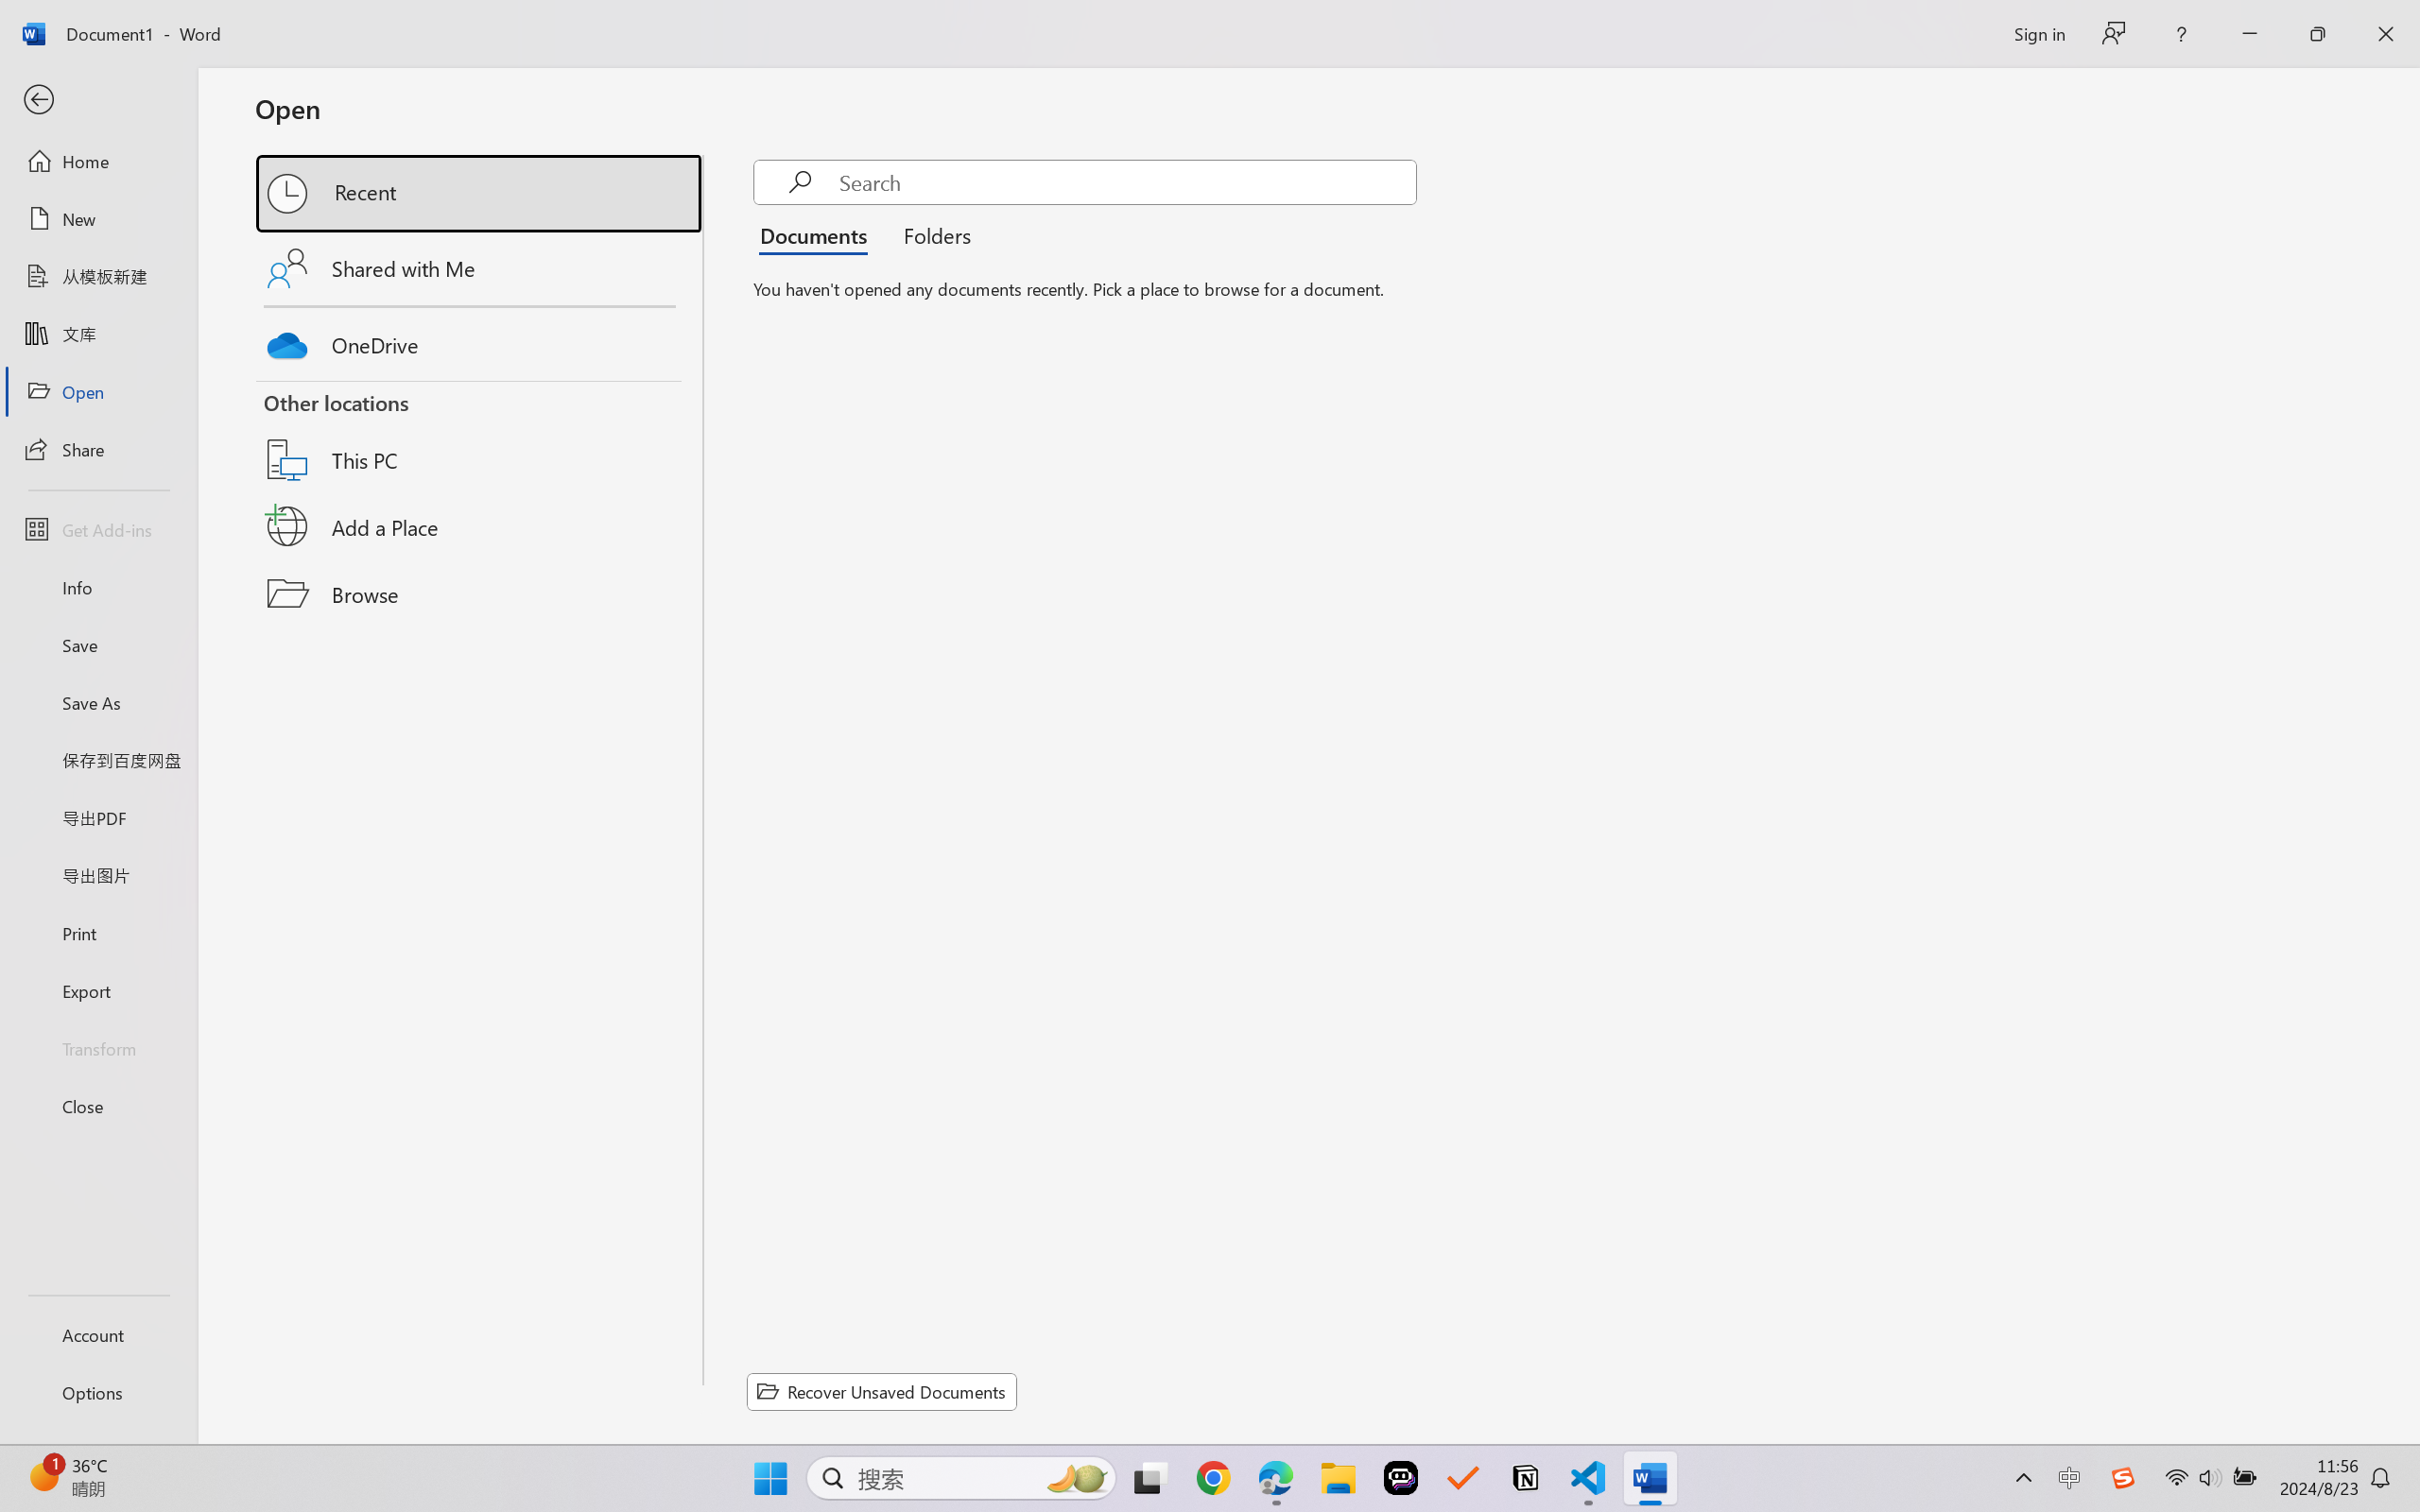 Image resolution: width=2420 pixels, height=1512 pixels. Describe the element at coordinates (97, 100) in the screenshot. I see `'Back'` at that location.